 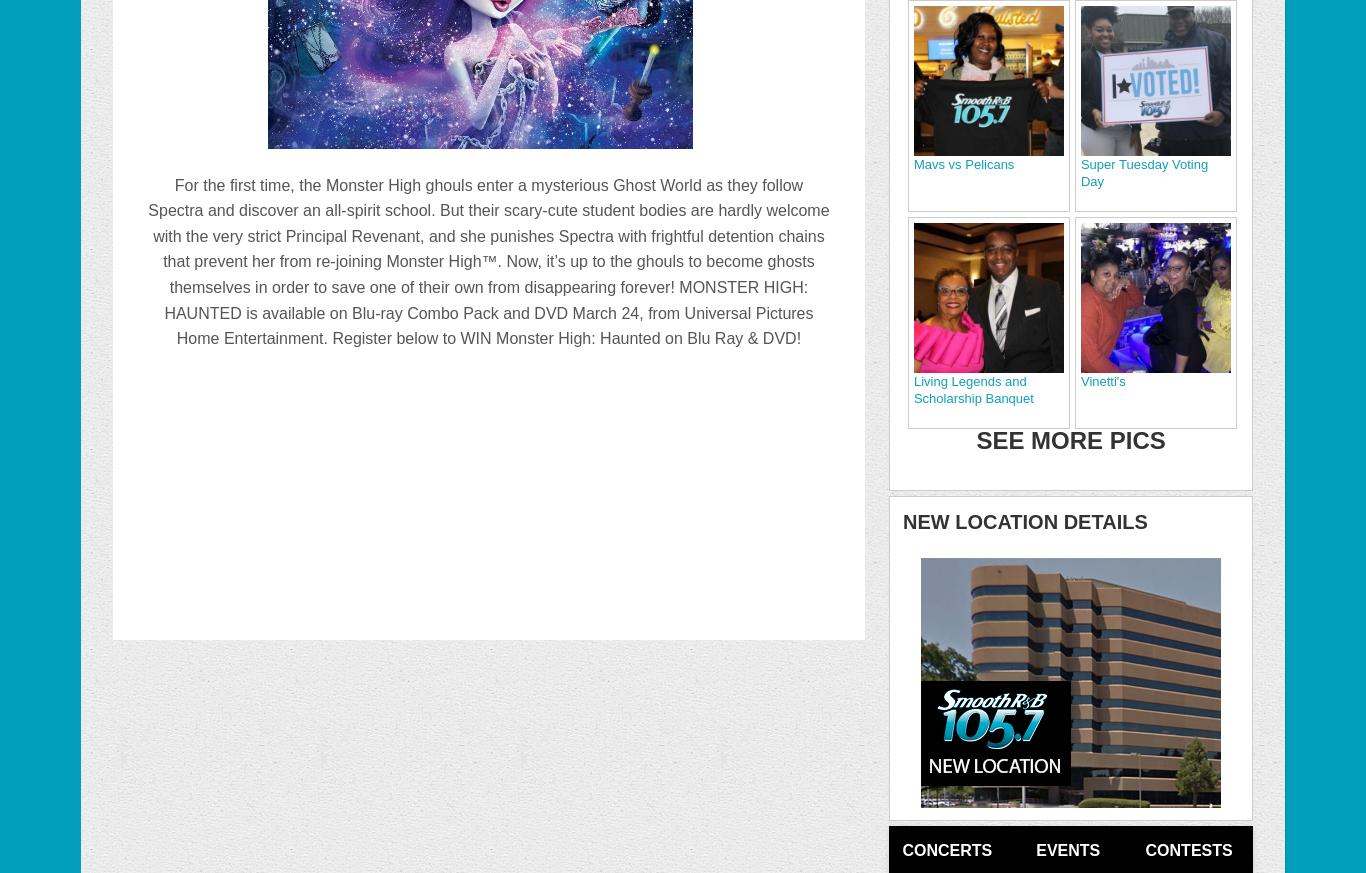 What do you see at coordinates (1078, 173) in the screenshot?
I see `'Super Tuesday Voting Day'` at bounding box center [1078, 173].